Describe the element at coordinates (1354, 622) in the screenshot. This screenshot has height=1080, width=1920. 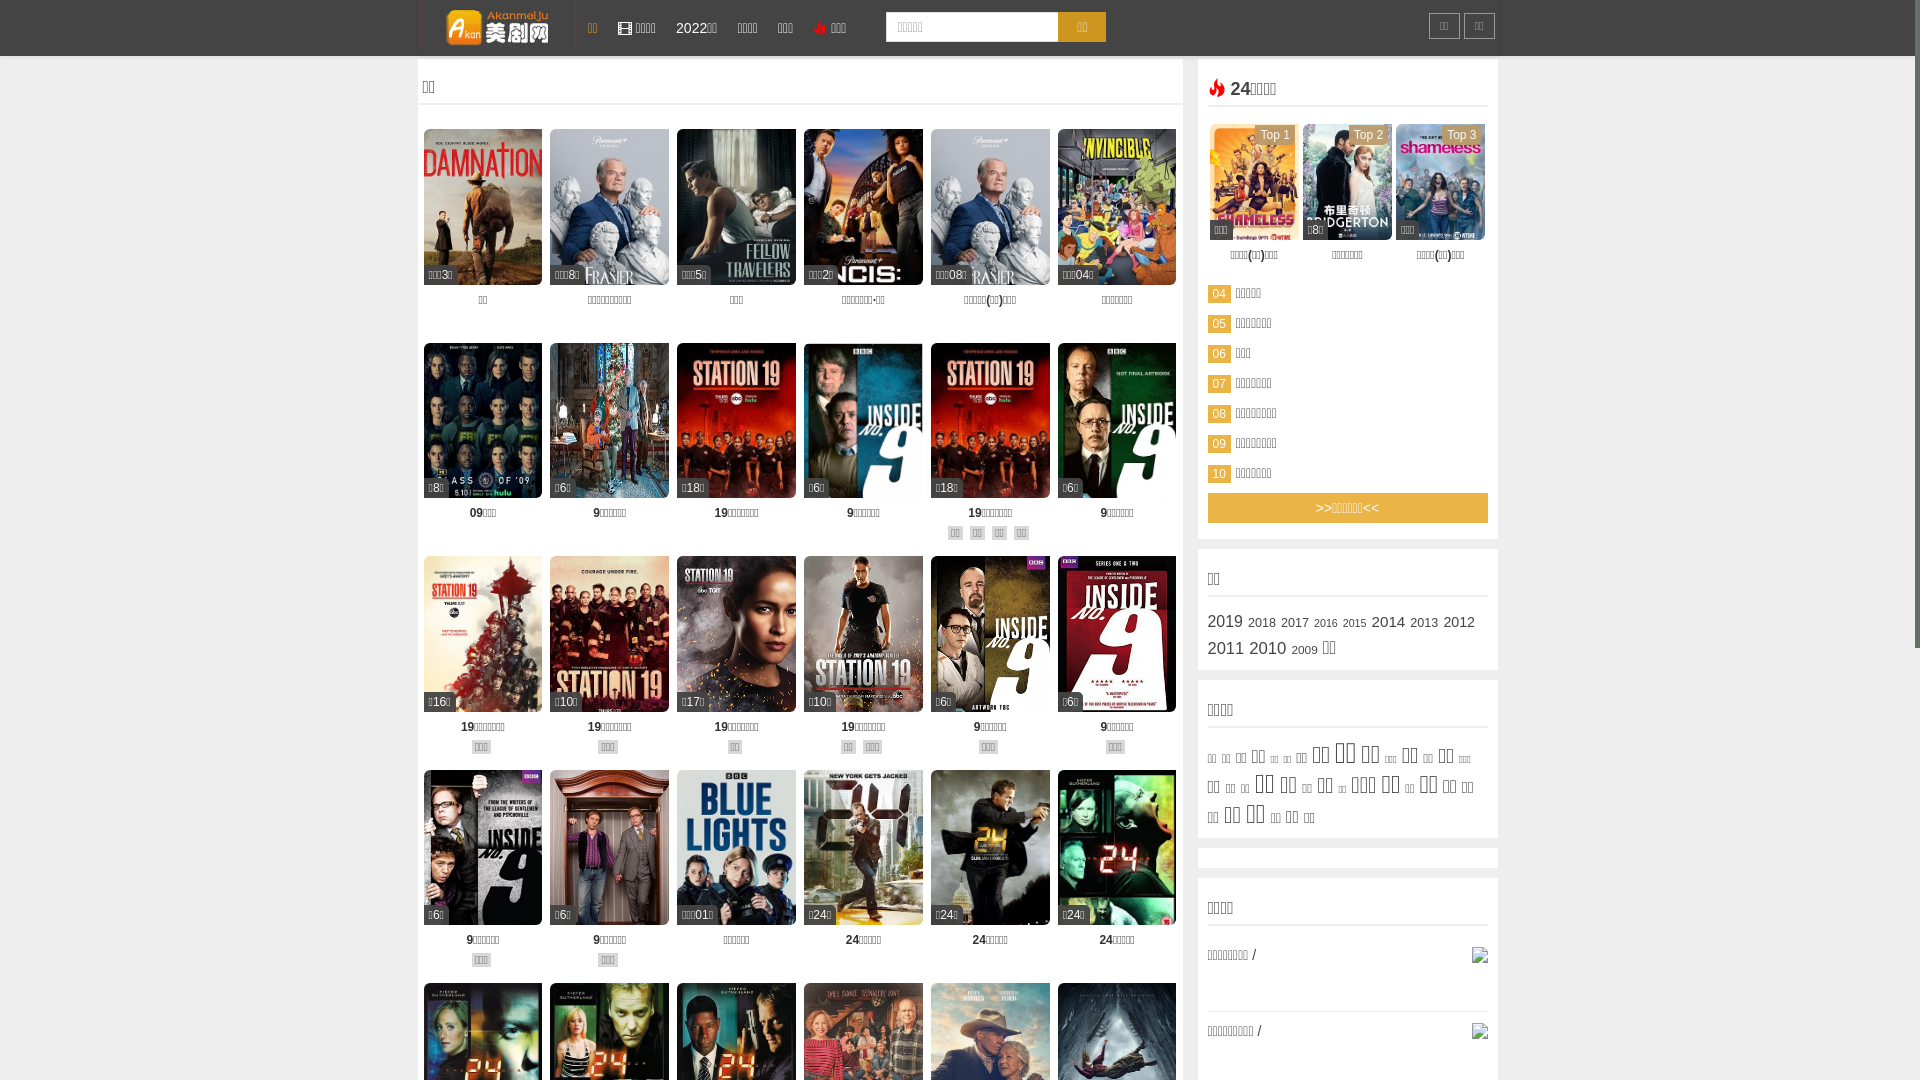
I see `'2015'` at that location.